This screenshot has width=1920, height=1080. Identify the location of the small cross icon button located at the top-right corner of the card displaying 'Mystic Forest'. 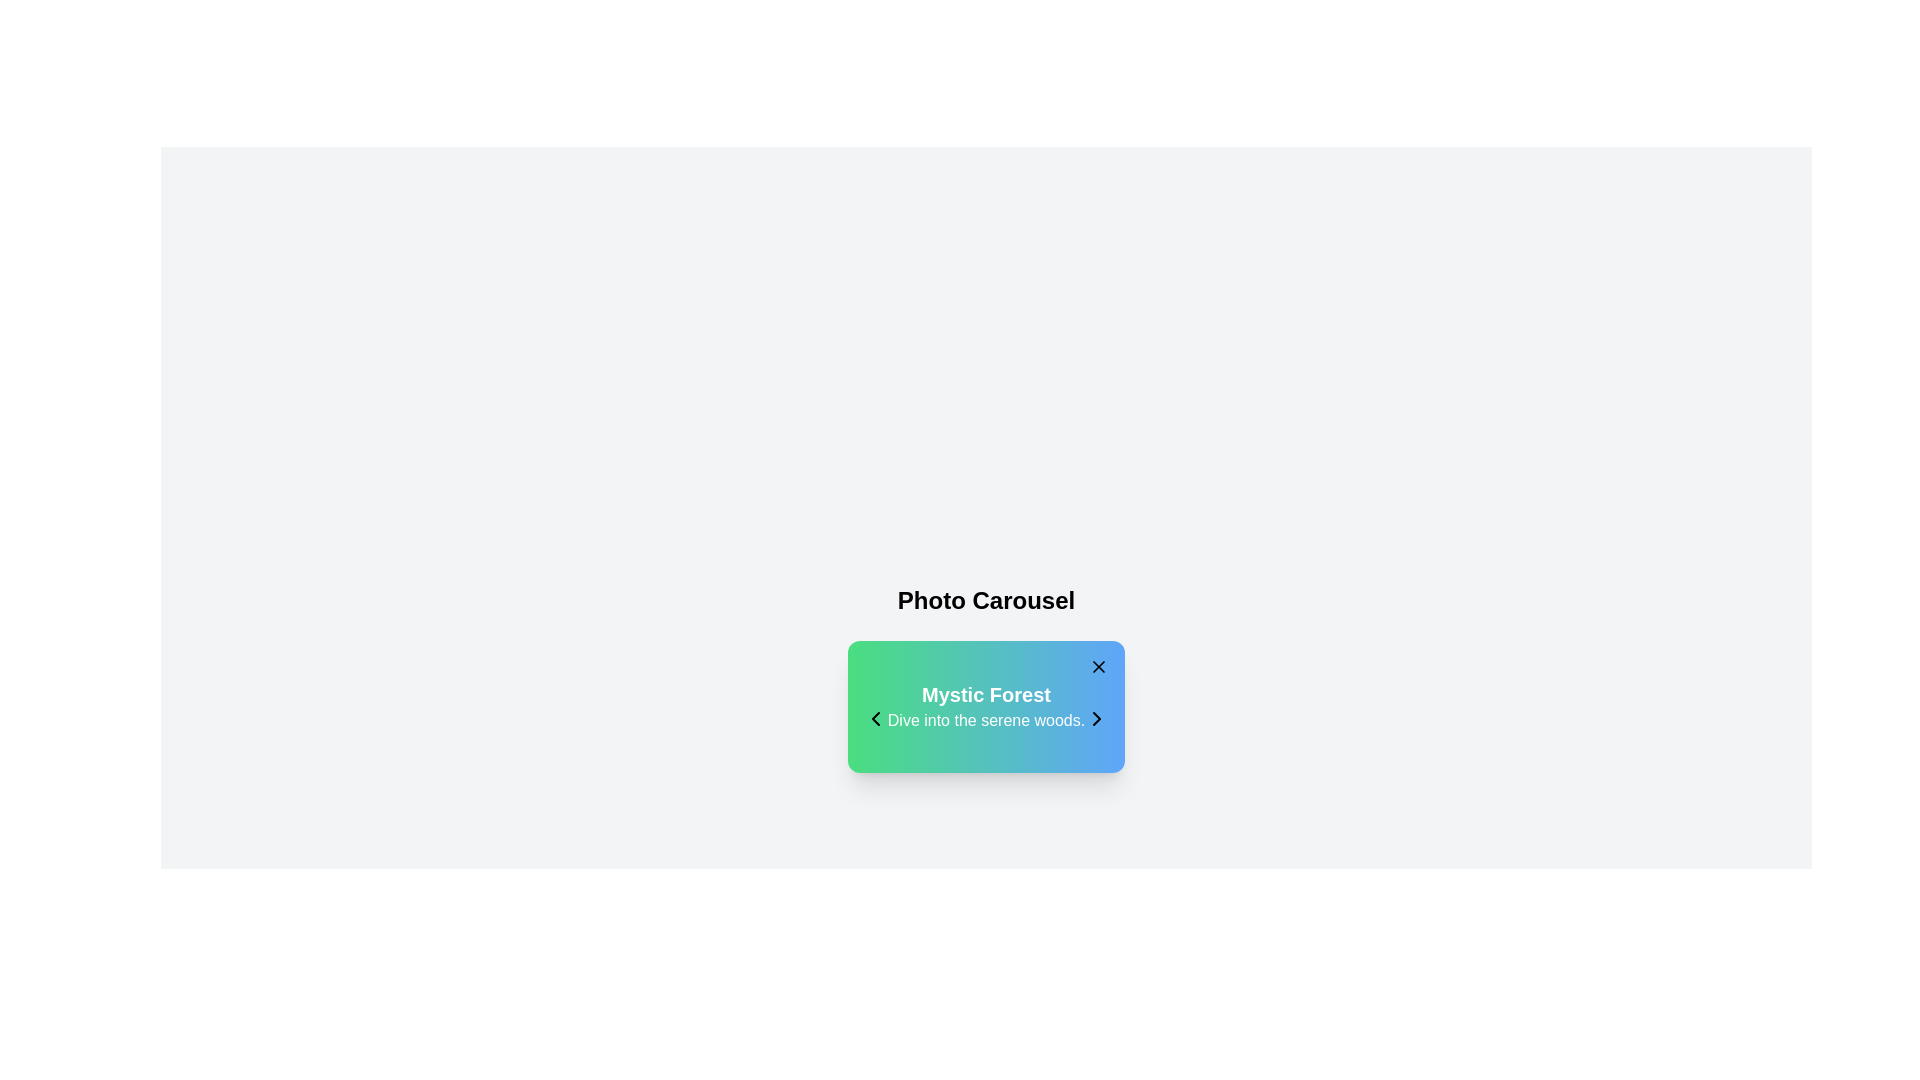
(1098, 667).